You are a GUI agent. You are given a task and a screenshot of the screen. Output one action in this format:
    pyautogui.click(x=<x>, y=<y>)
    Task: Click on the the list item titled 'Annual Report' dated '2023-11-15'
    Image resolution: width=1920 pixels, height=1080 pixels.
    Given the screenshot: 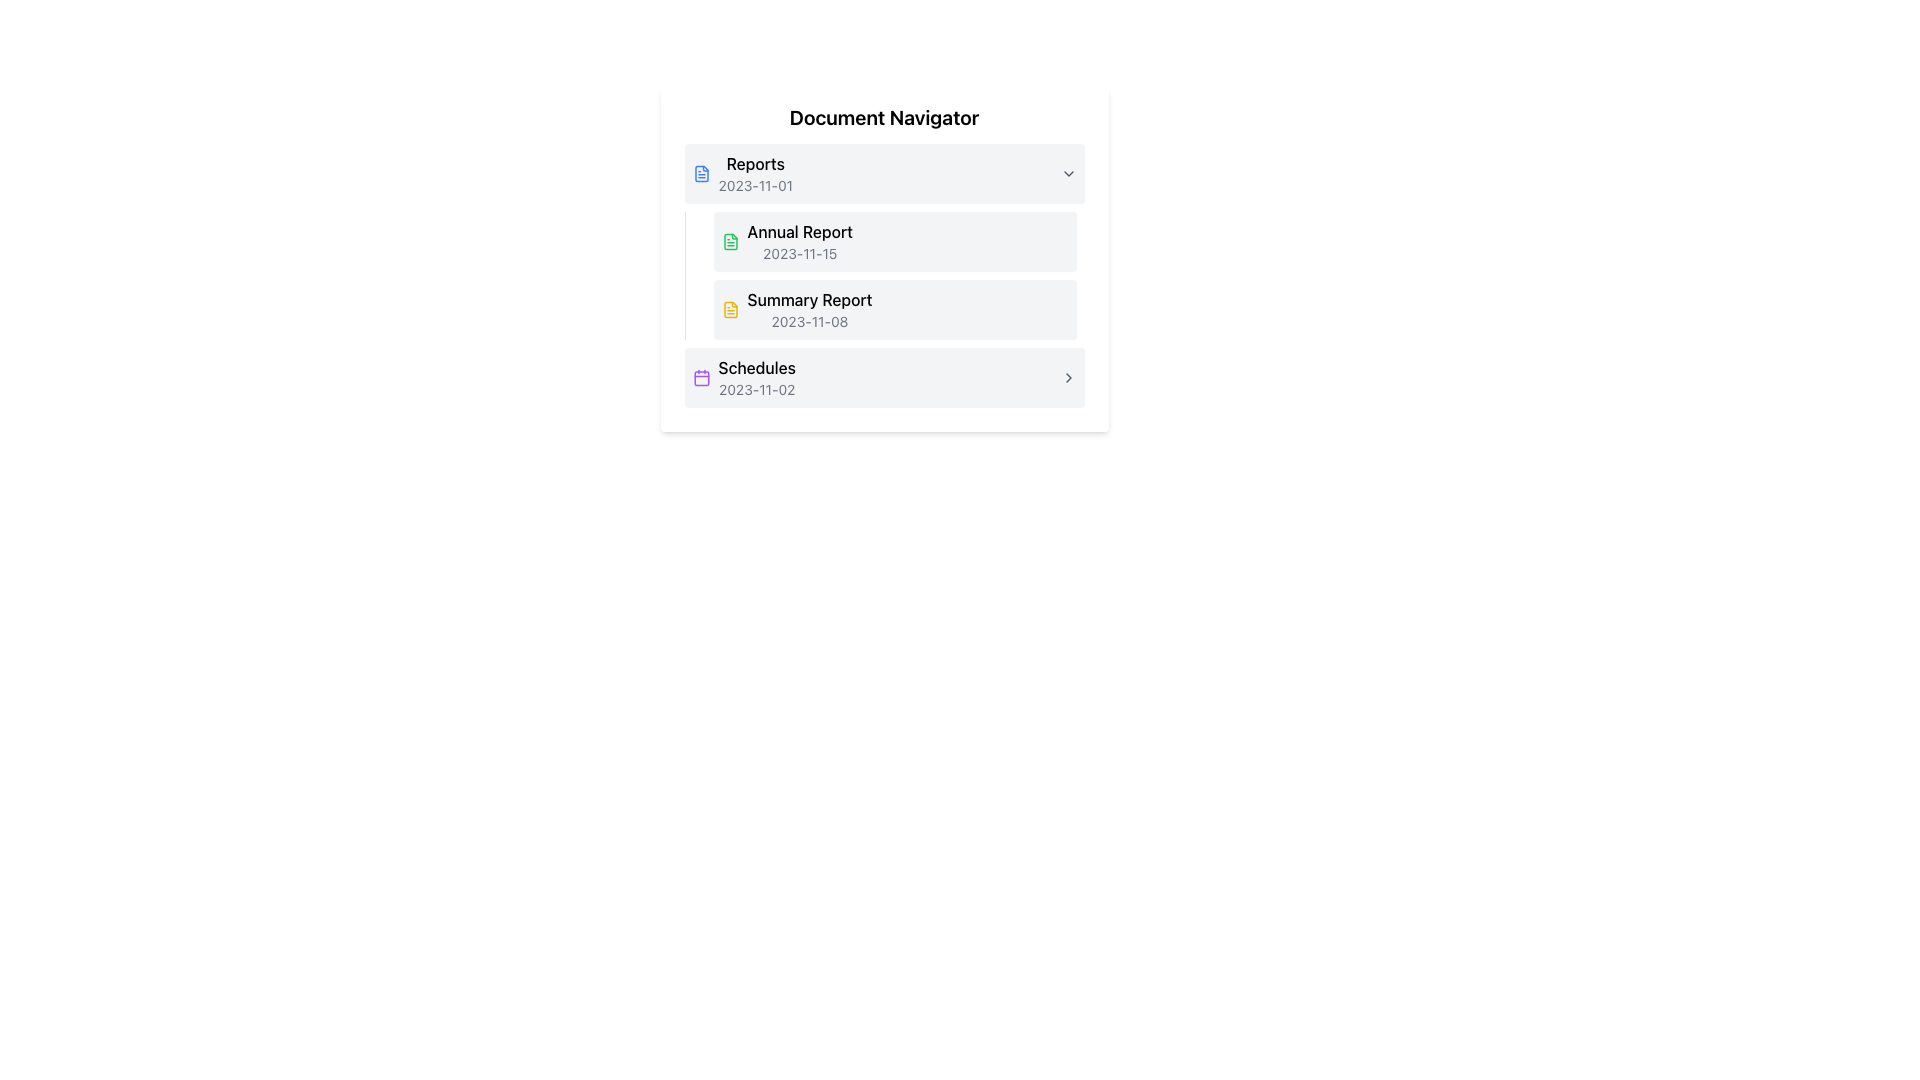 What is the action you would take?
    pyautogui.click(x=893, y=241)
    